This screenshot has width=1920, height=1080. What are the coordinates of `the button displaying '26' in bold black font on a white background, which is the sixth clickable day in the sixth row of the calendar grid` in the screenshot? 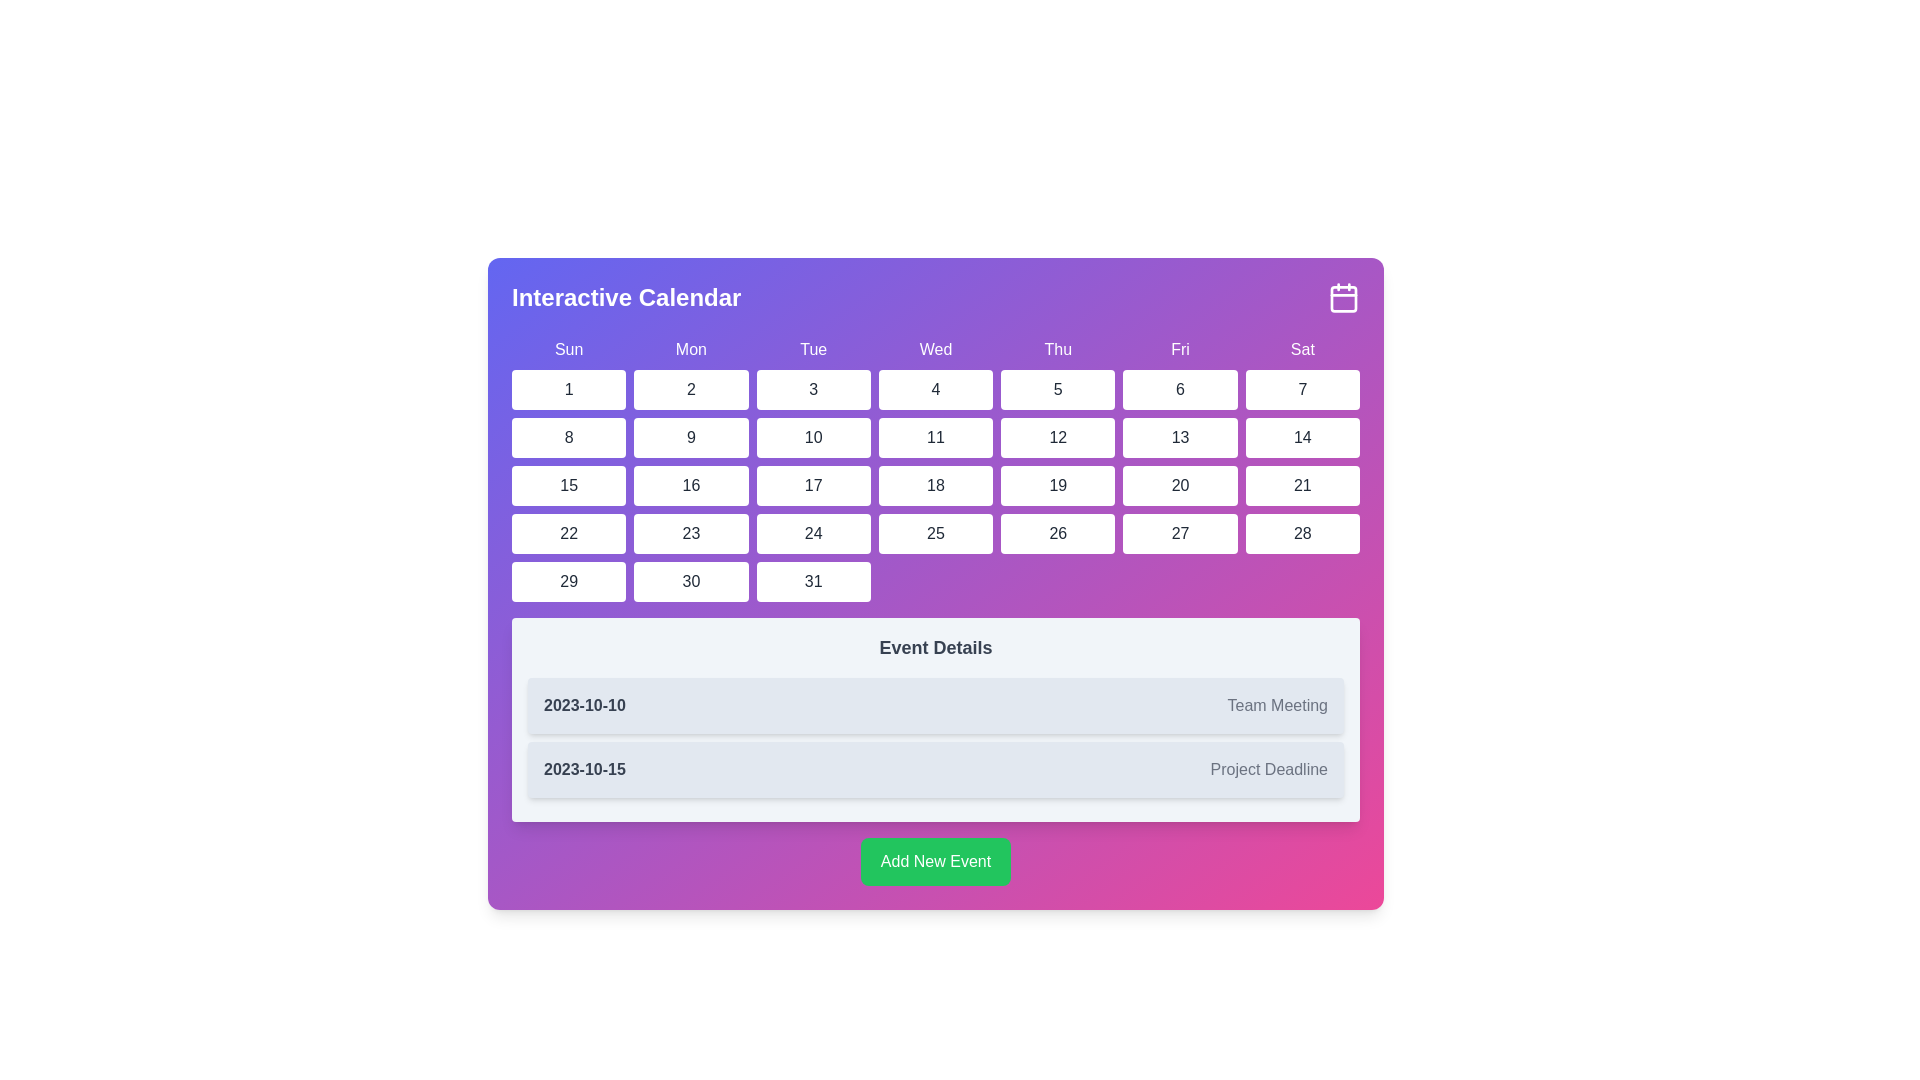 It's located at (1057, 532).